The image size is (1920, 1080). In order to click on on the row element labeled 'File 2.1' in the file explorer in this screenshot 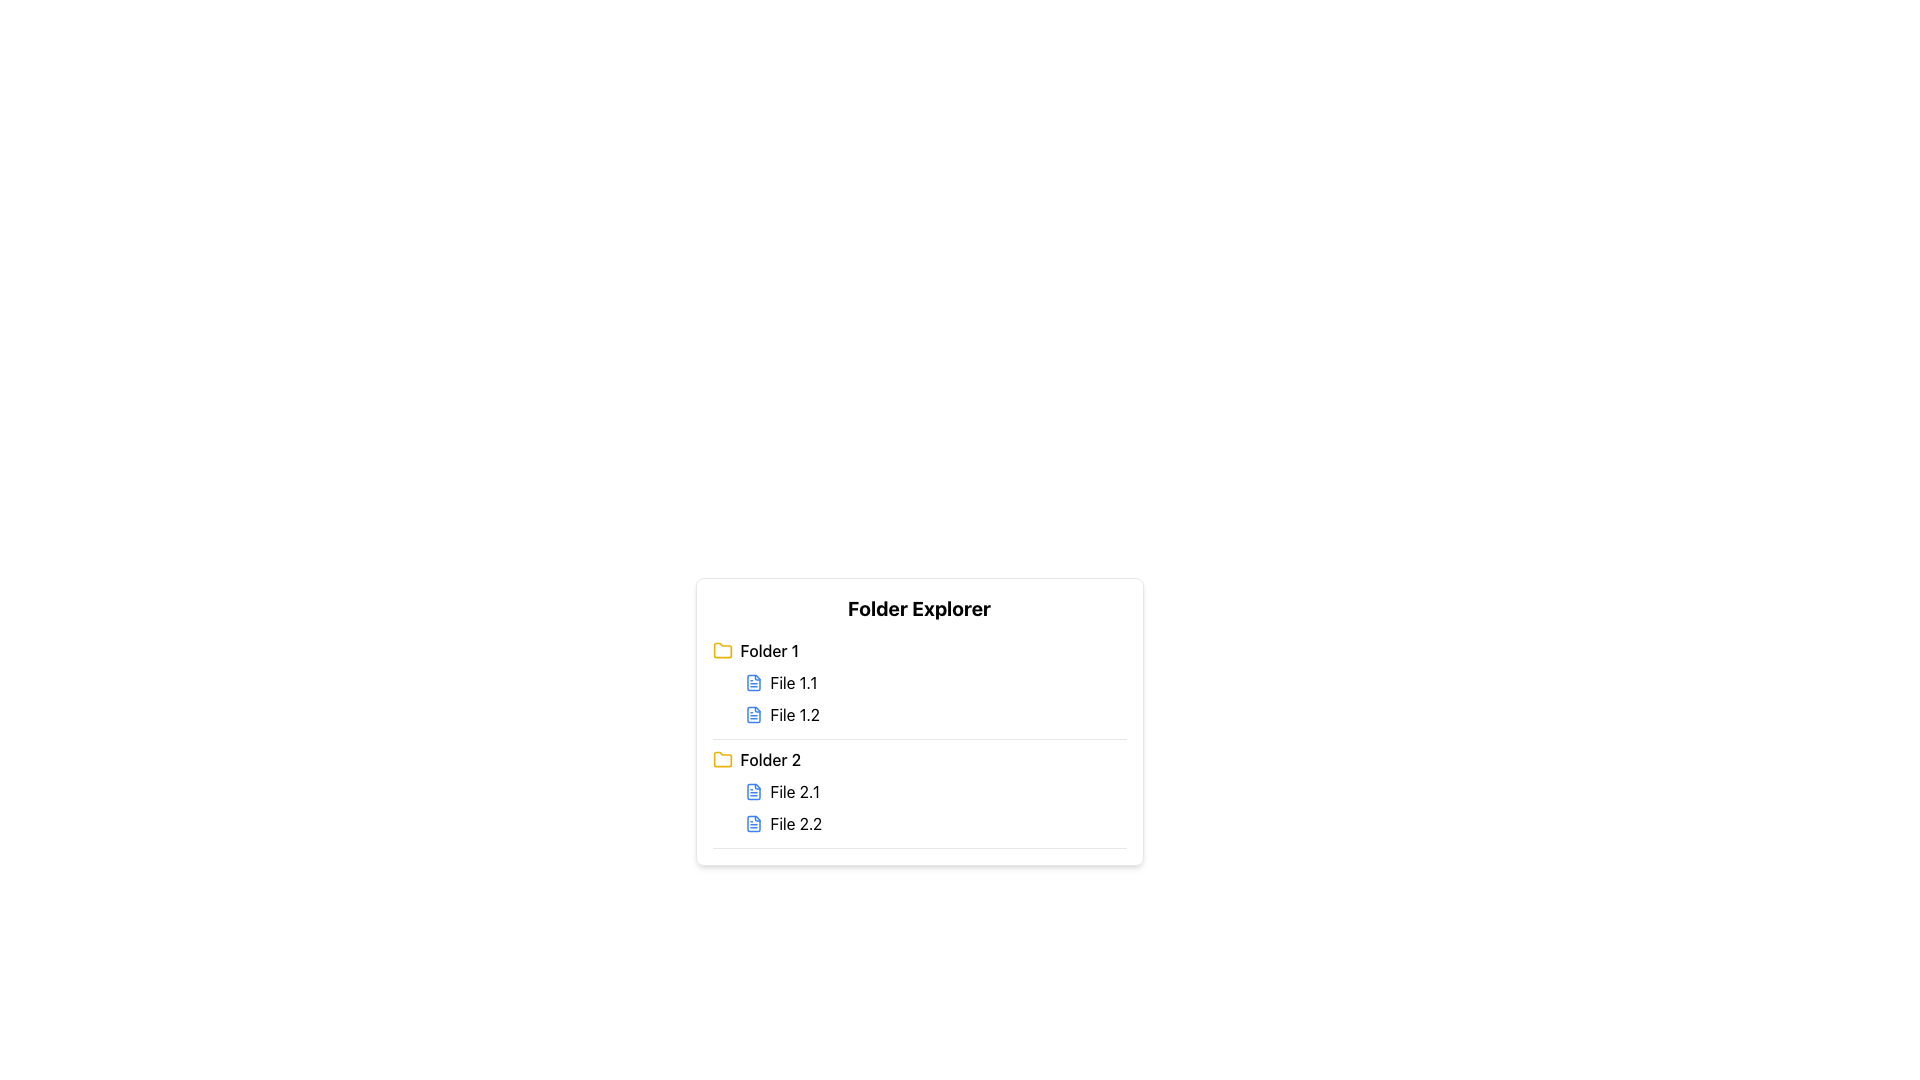, I will do `click(934, 790)`.